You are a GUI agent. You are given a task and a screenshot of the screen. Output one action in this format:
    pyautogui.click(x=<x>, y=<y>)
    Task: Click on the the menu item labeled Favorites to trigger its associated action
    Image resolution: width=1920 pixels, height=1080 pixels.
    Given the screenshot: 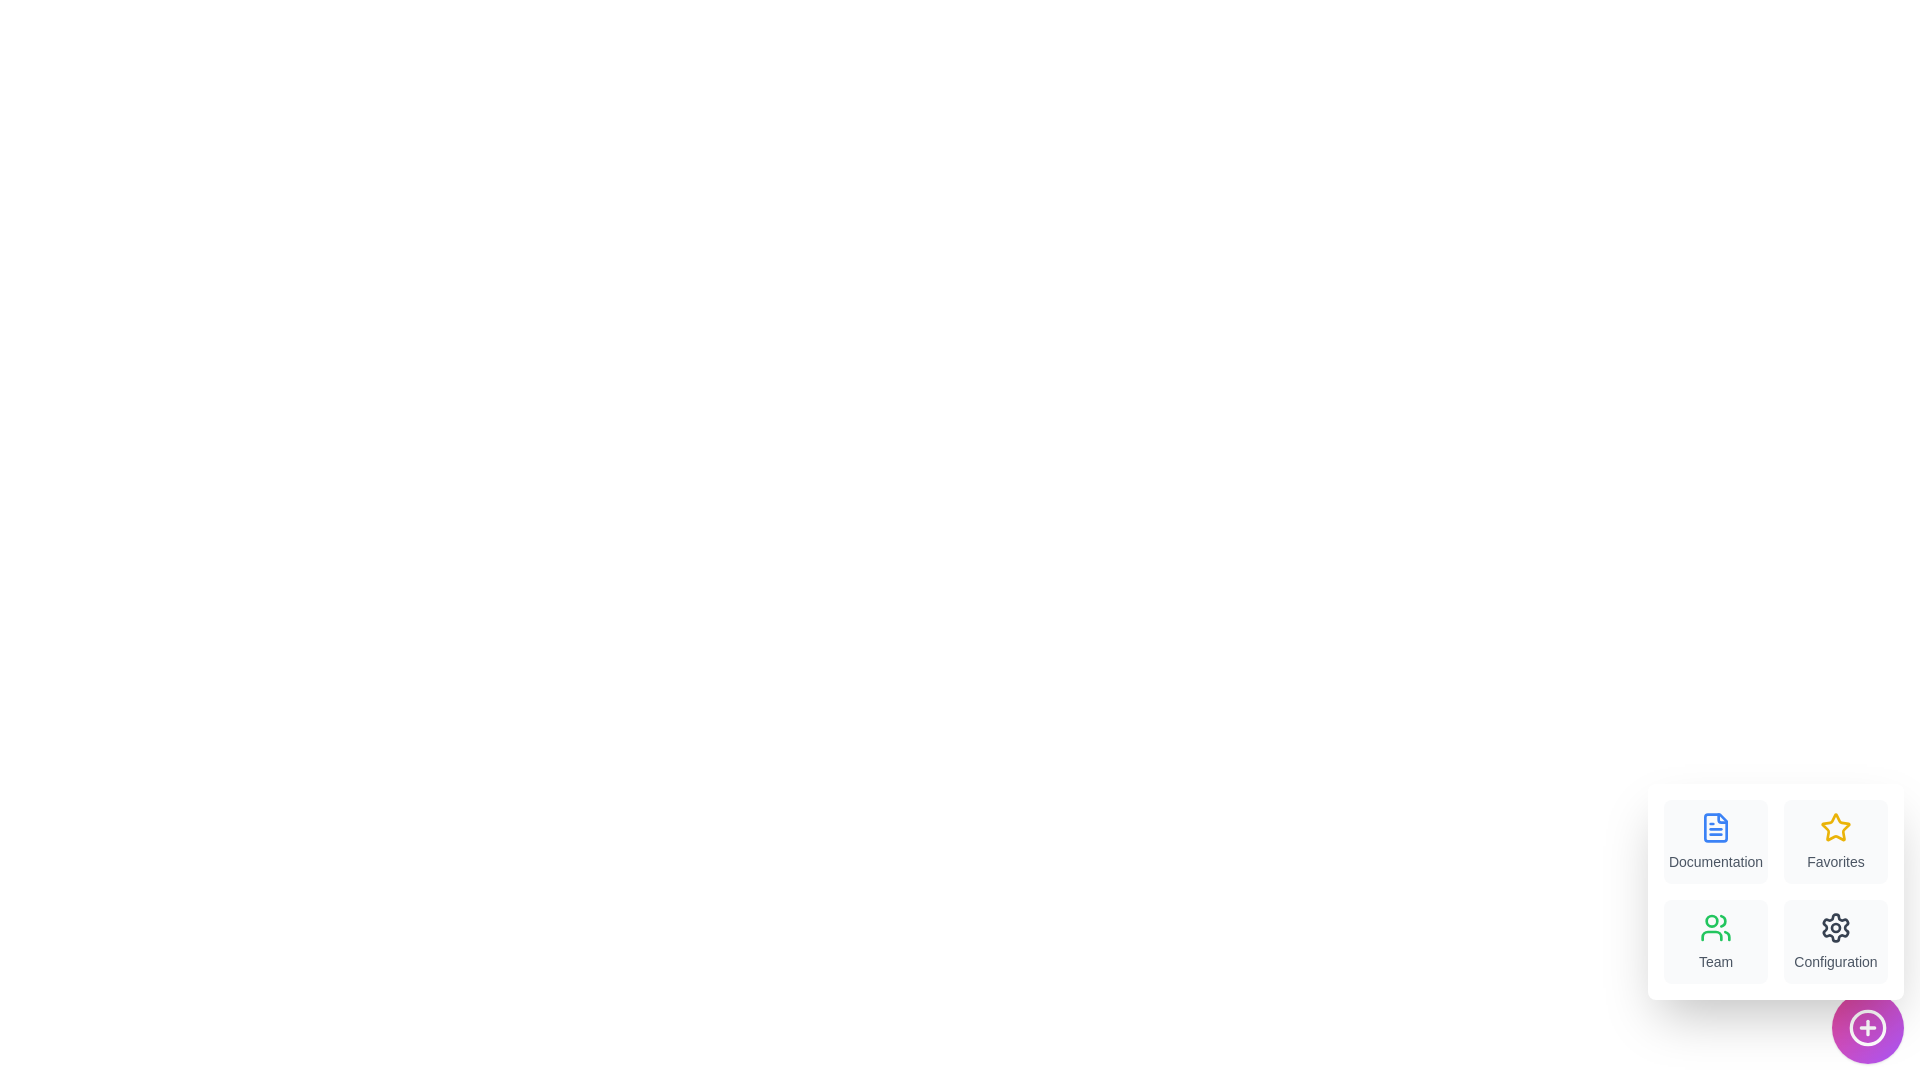 What is the action you would take?
    pyautogui.click(x=1836, y=841)
    